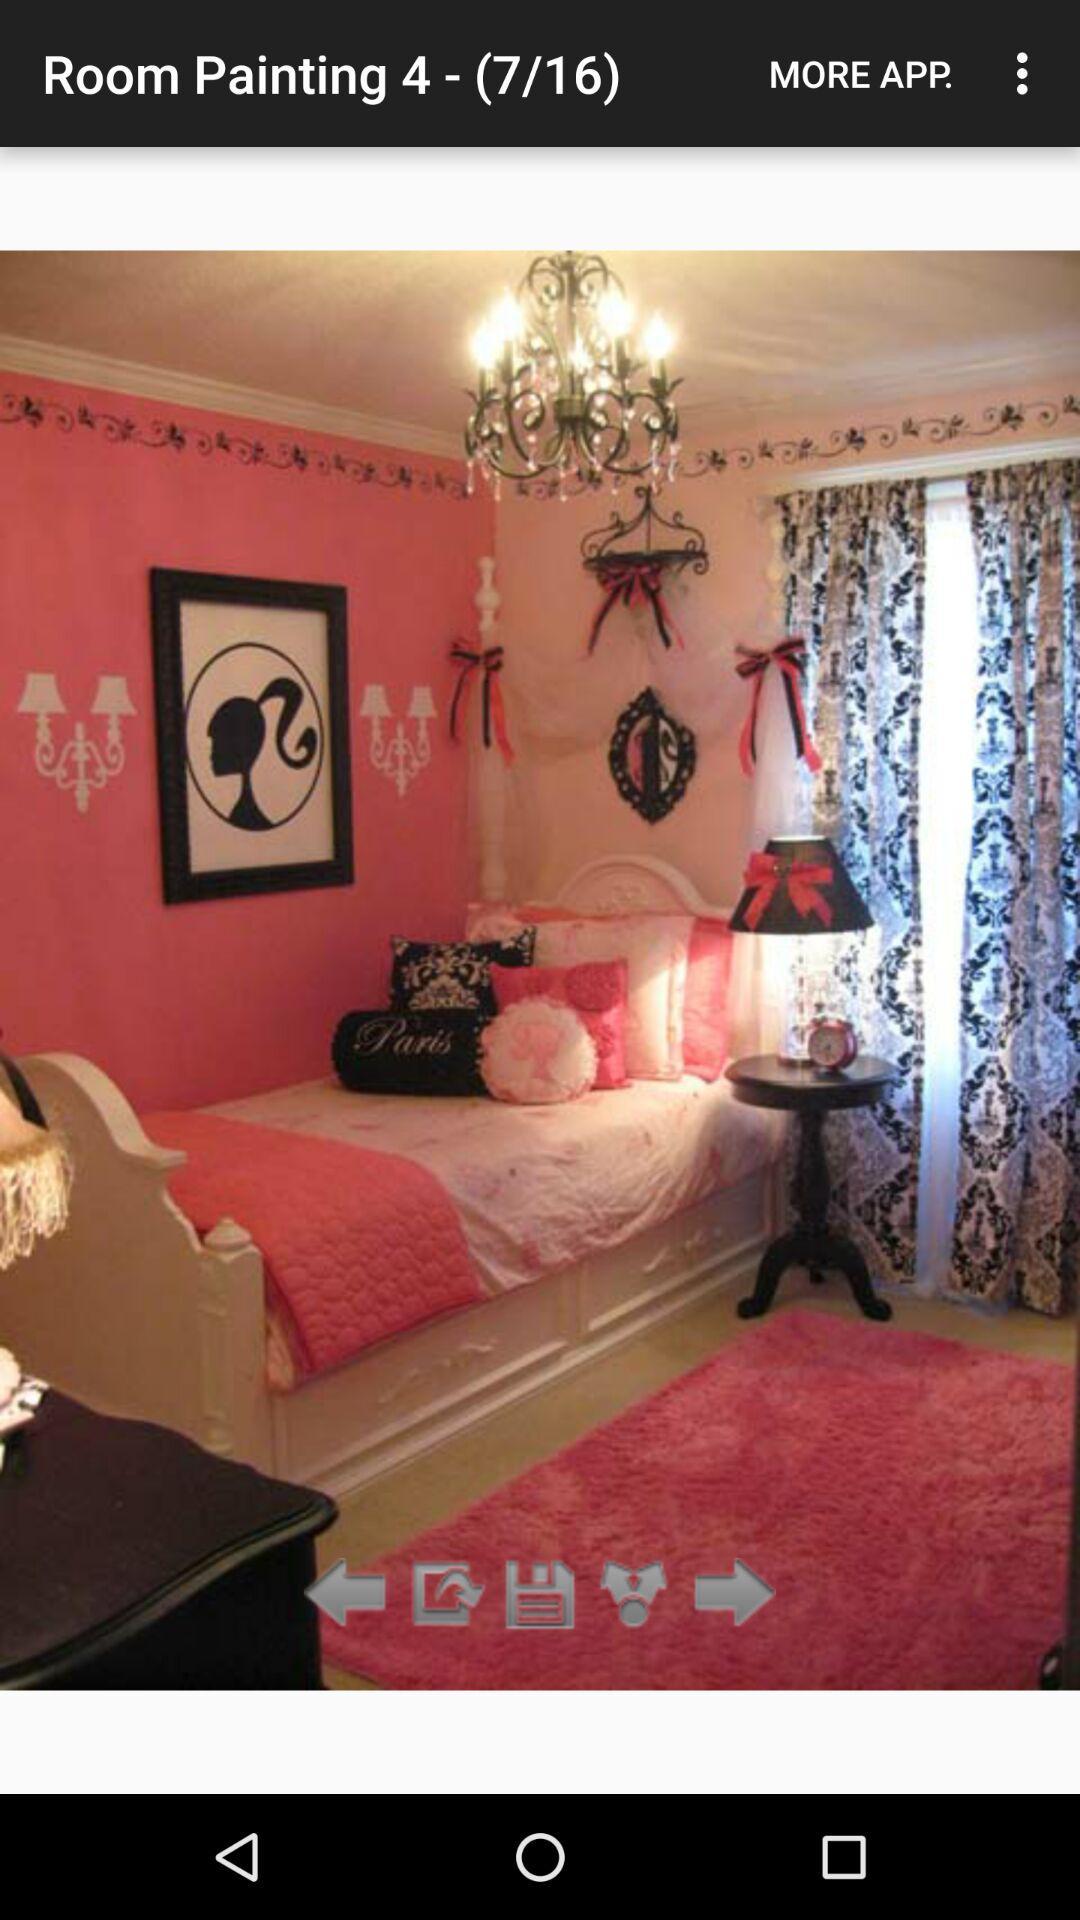 The image size is (1080, 1920). I want to click on press camera pan icon, so click(634, 1593).